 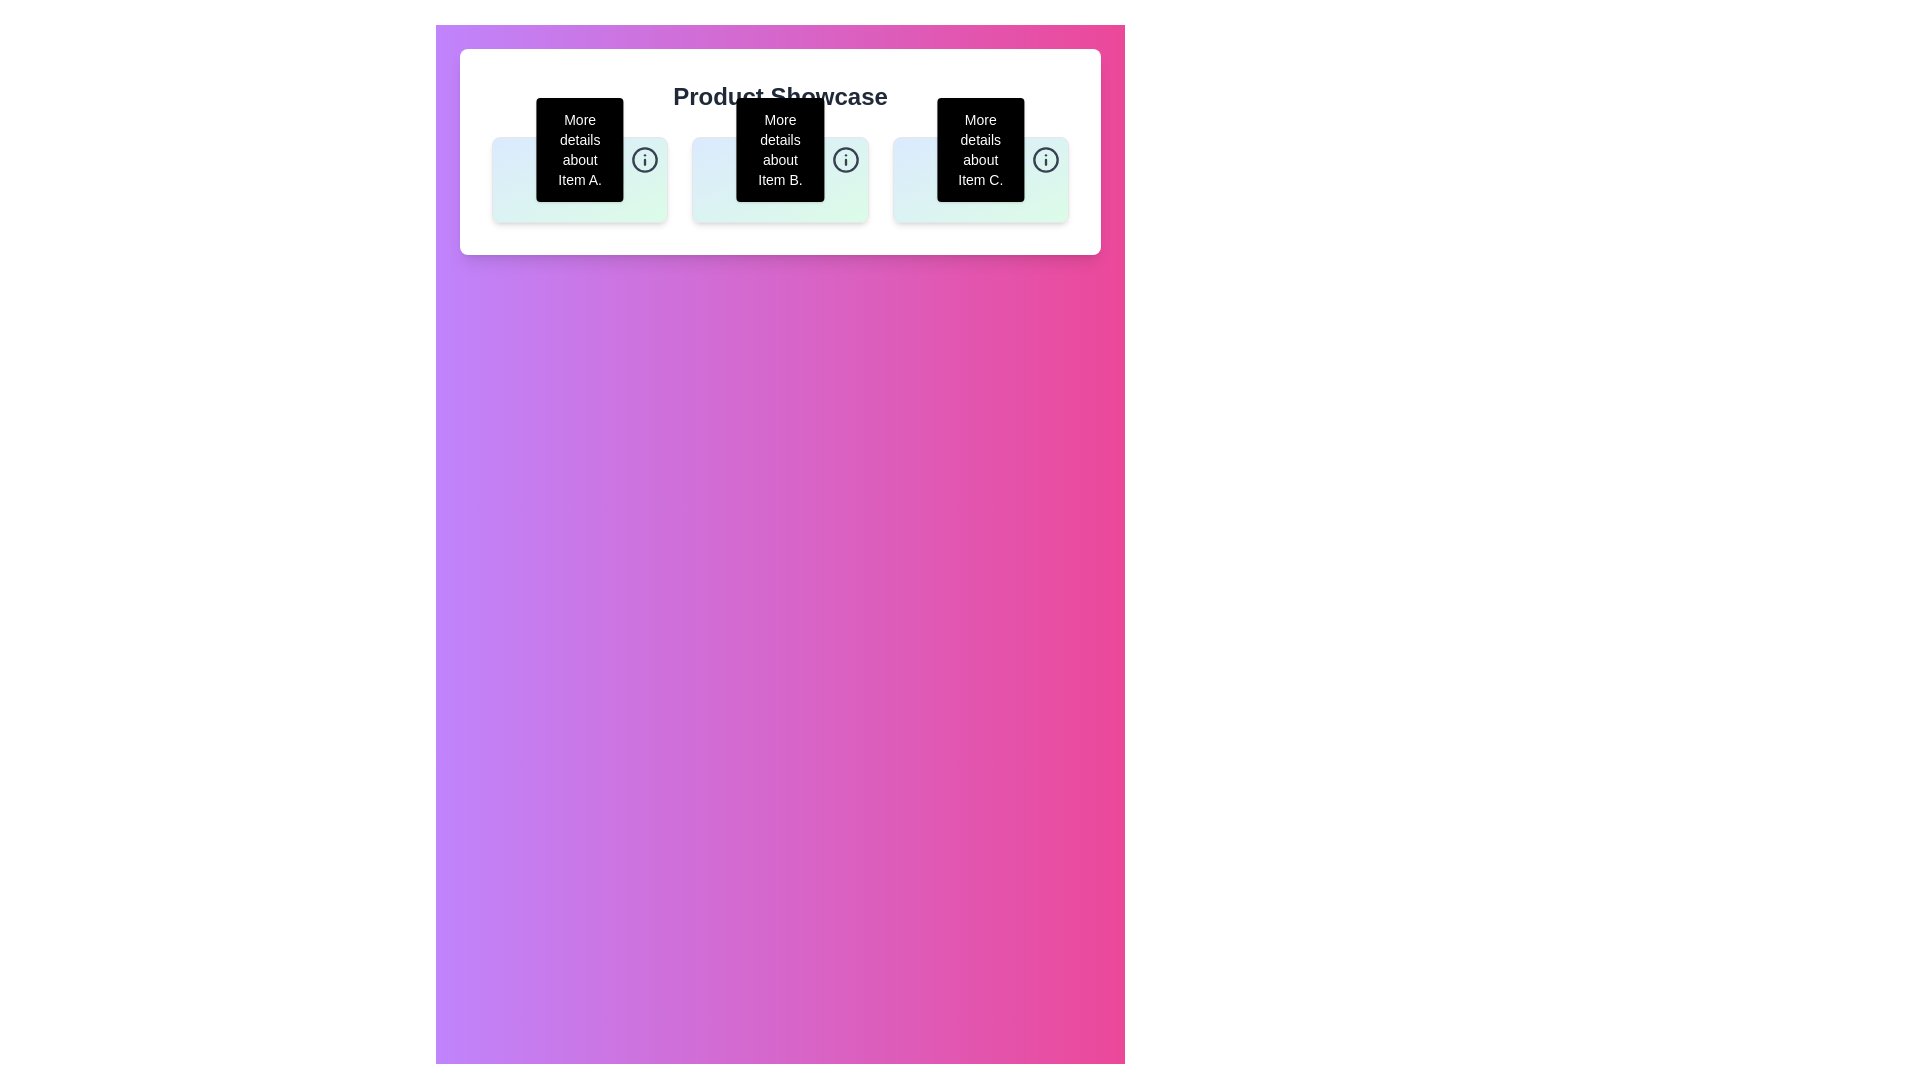 I want to click on the static text label displaying 'Item B' located in the upper section of the middle card of a horizontally aligned group of three cards, so click(x=779, y=175).